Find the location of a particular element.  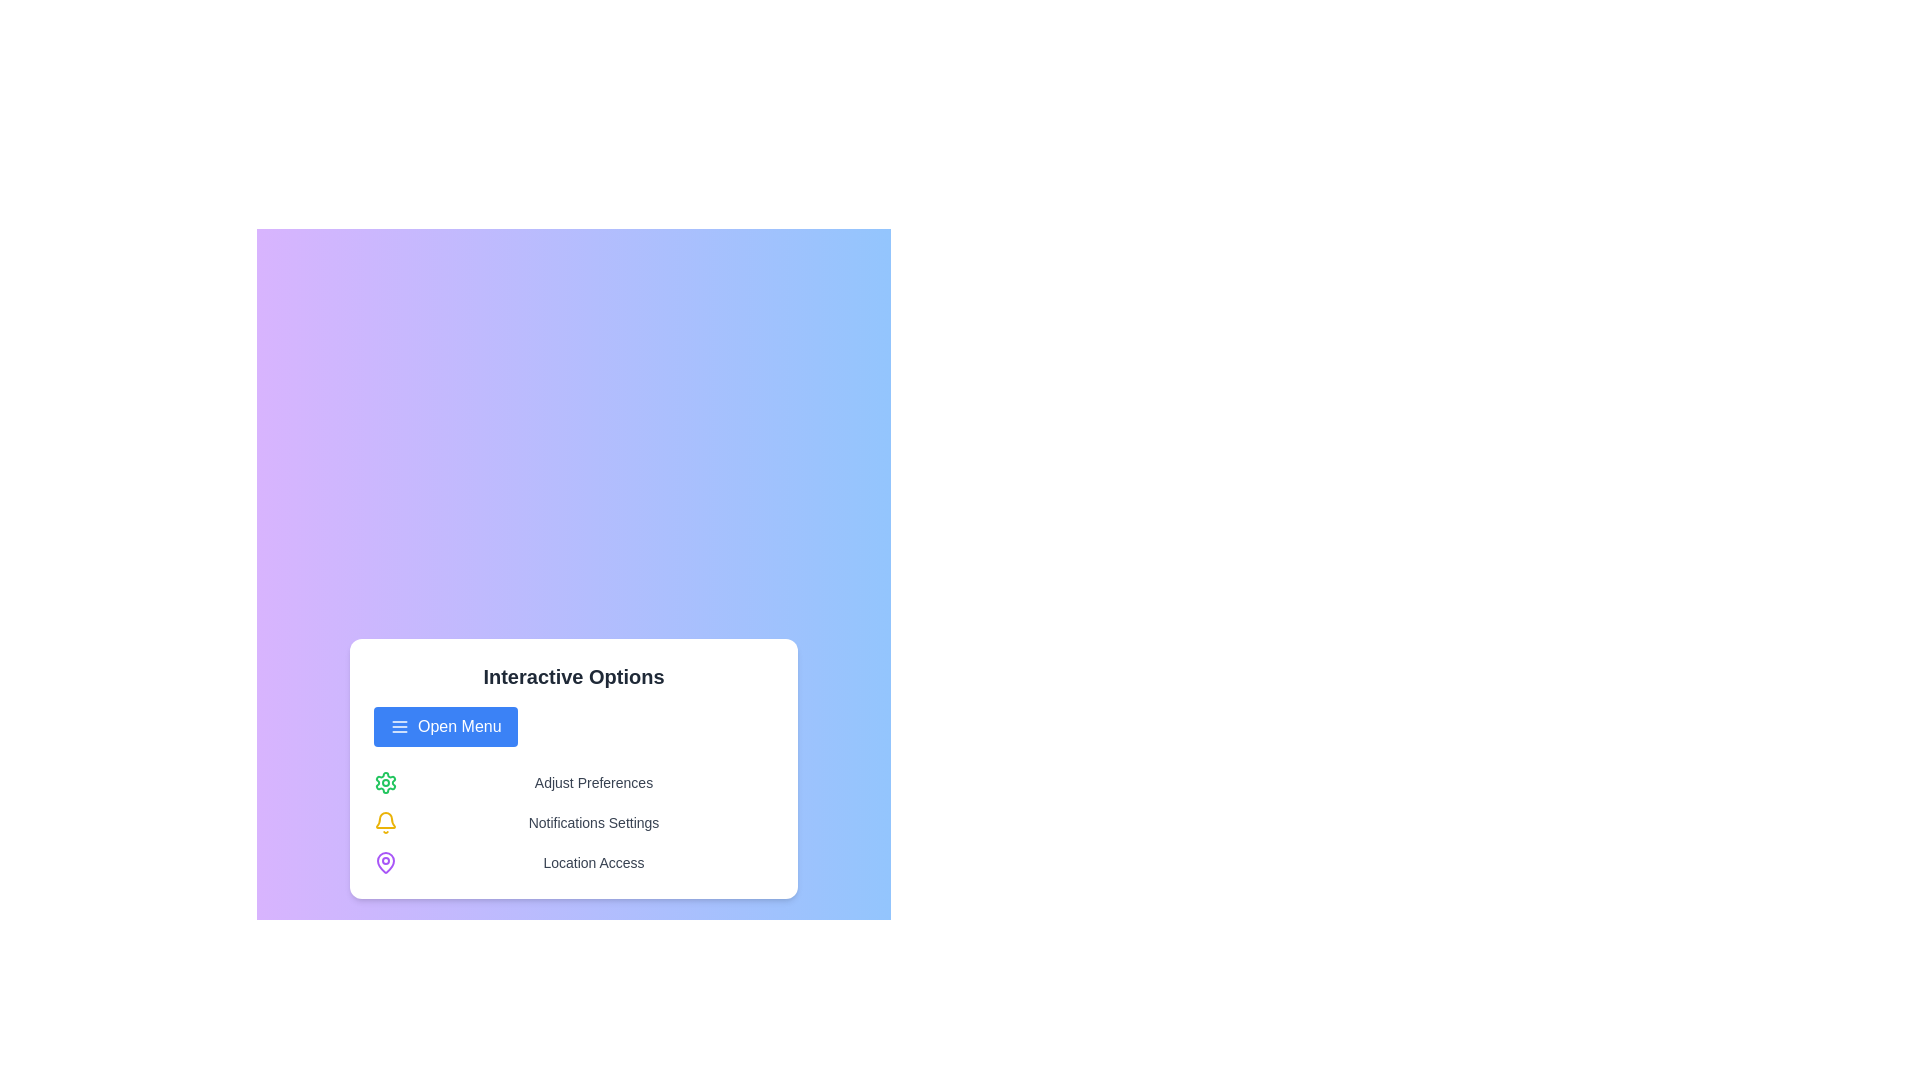

the List item labeled 'Notifications Settings' with a yellow bell icon by tapping on it is located at coordinates (573, 822).